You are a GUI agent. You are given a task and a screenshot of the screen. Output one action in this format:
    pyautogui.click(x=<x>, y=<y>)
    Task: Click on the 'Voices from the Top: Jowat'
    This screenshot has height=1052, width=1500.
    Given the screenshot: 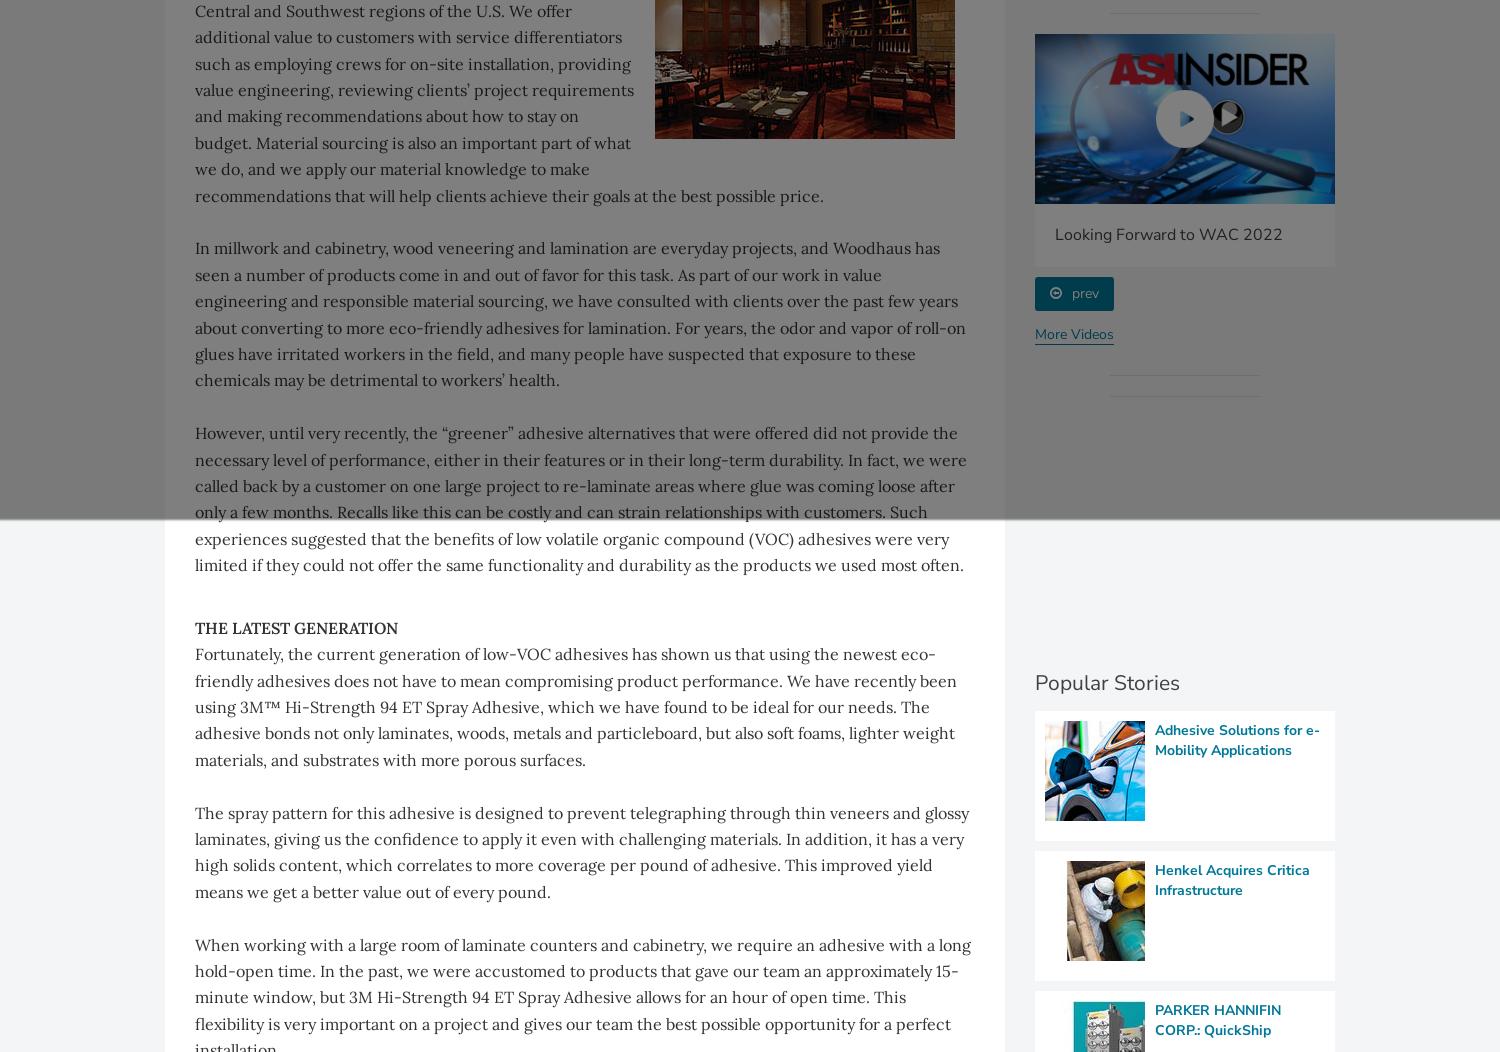 What is the action you would take?
    pyautogui.click(x=453, y=232)
    